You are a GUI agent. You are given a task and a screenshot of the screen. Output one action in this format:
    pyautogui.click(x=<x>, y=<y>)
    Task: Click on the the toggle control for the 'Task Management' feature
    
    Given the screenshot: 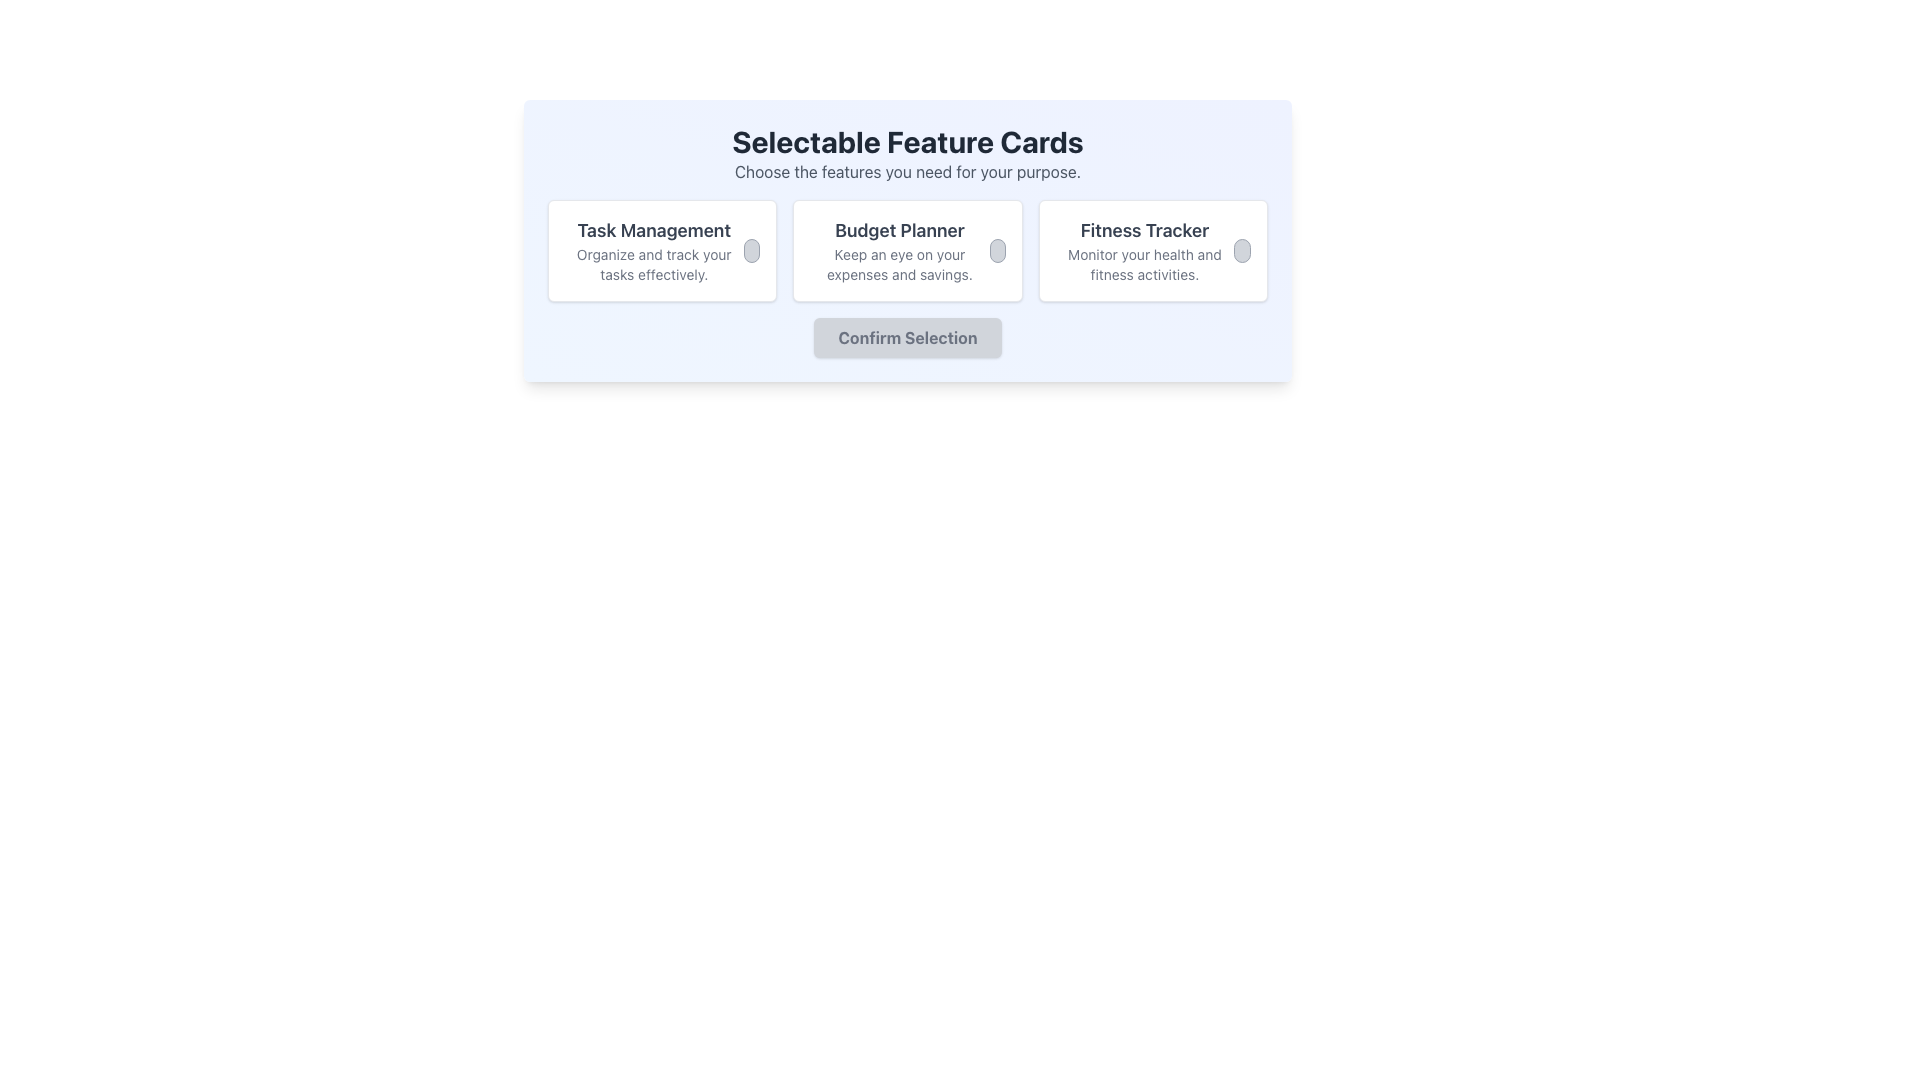 What is the action you would take?
    pyautogui.click(x=750, y=249)
    